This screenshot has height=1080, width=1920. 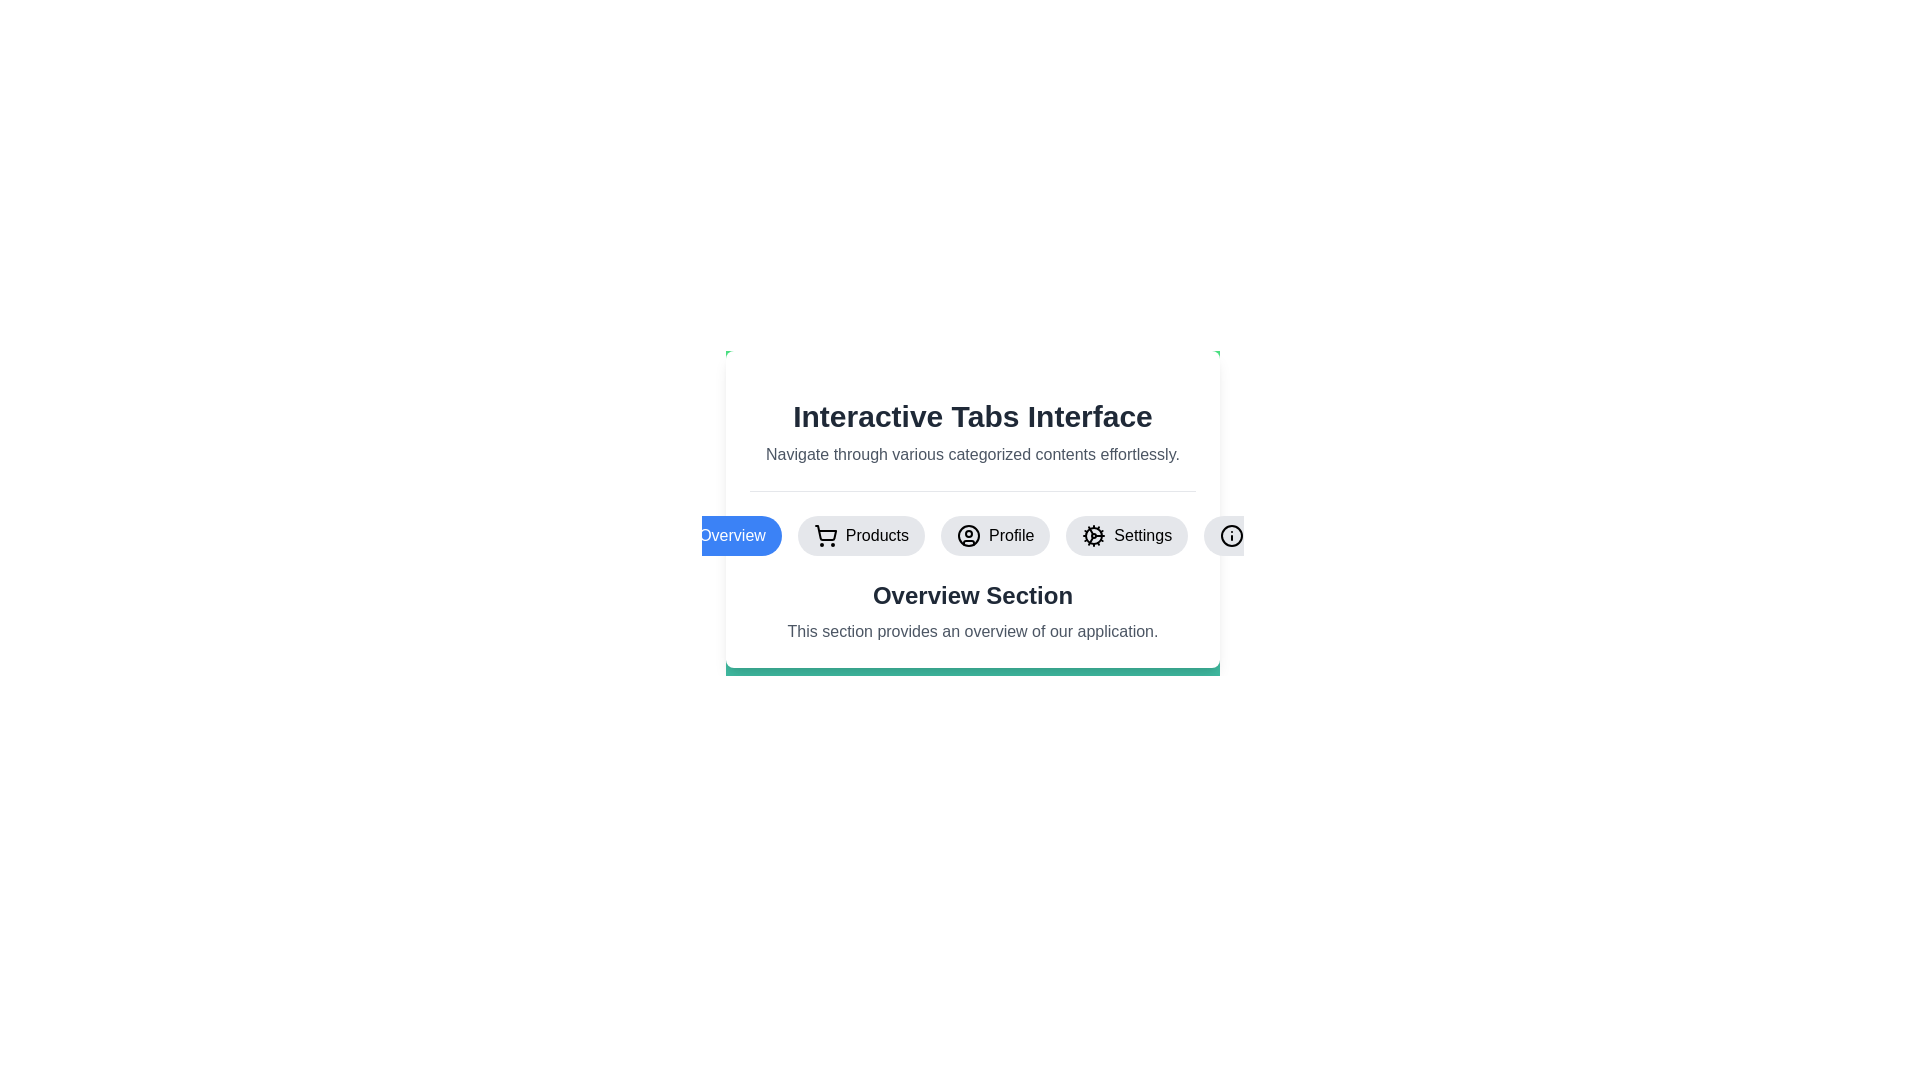 What do you see at coordinates (825, 535) in the screenshot?
I see `the shopping cart icon located next to the 'Products' label in the navigation tabs` at bounding box center [825, 535].